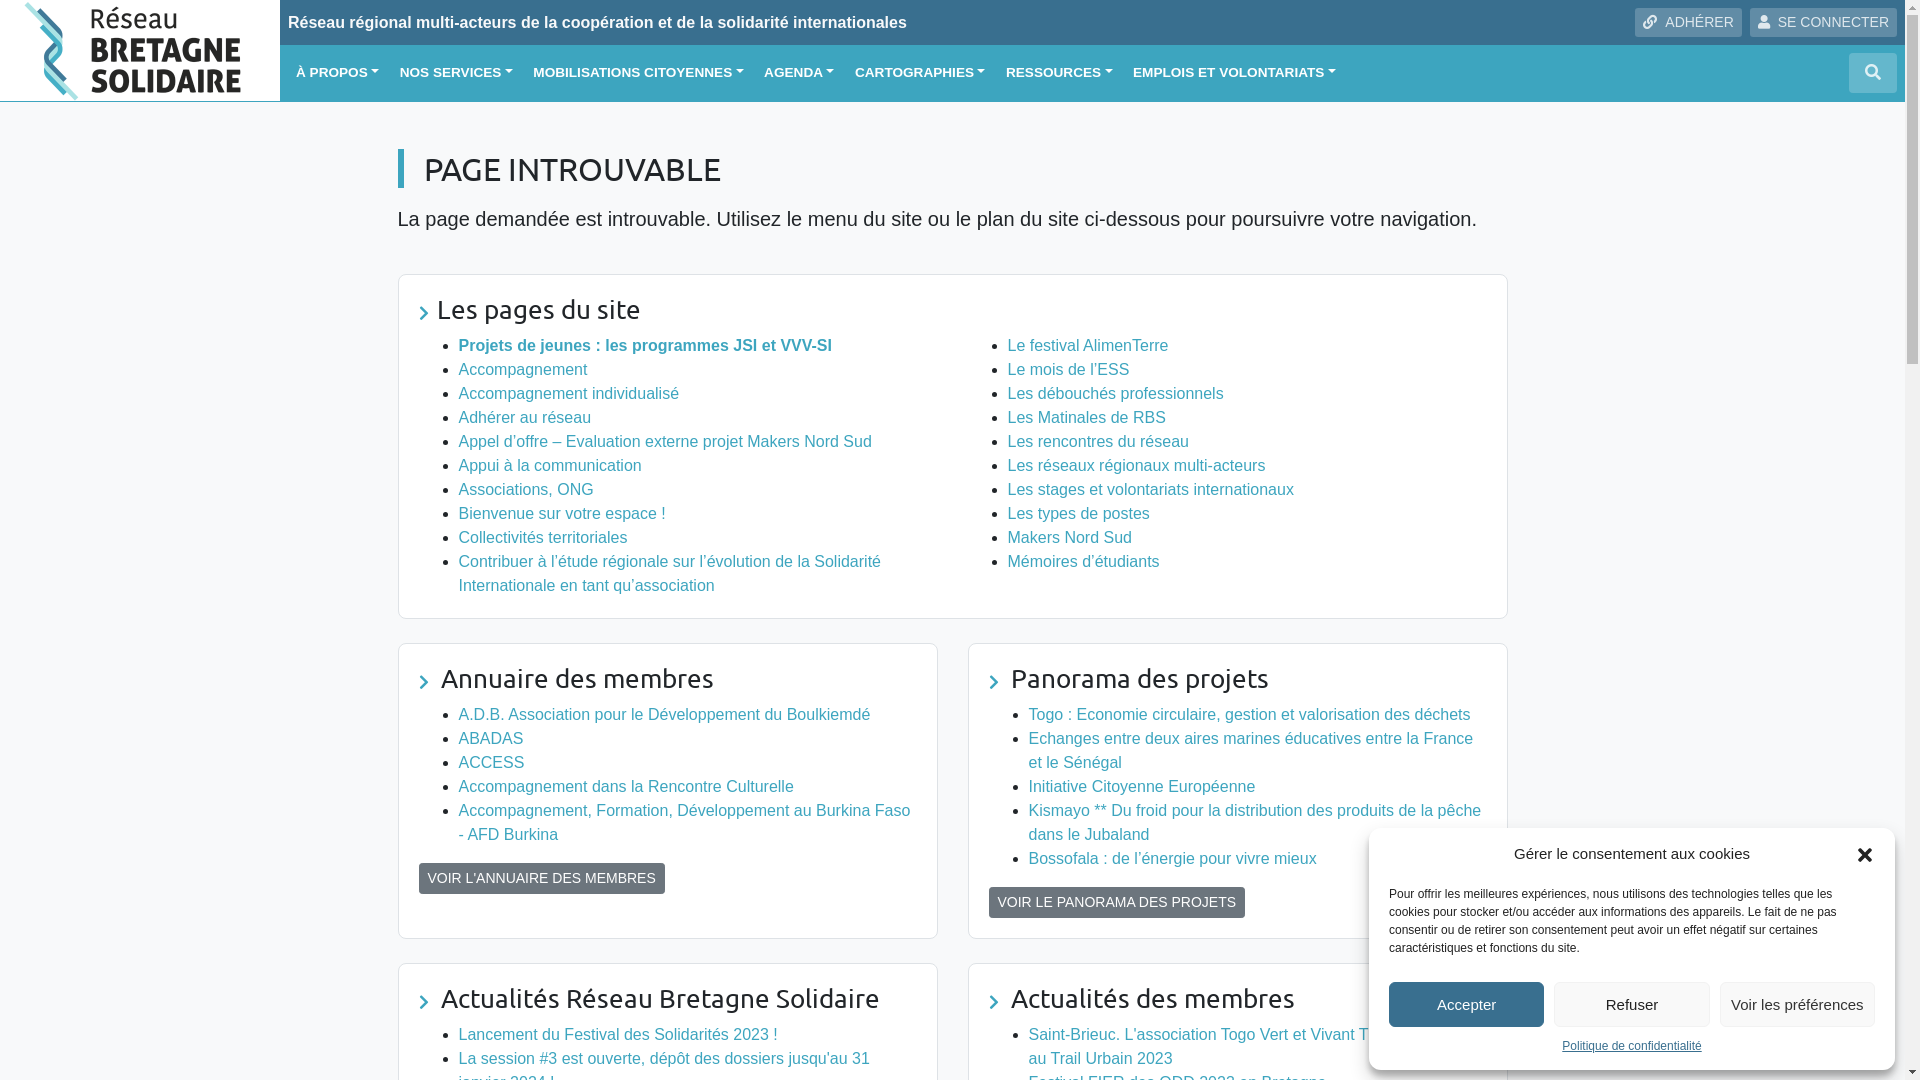  Describe the element at coordinates (1466, 1004) in the screenshot. I see `'Accepter'` at that location.